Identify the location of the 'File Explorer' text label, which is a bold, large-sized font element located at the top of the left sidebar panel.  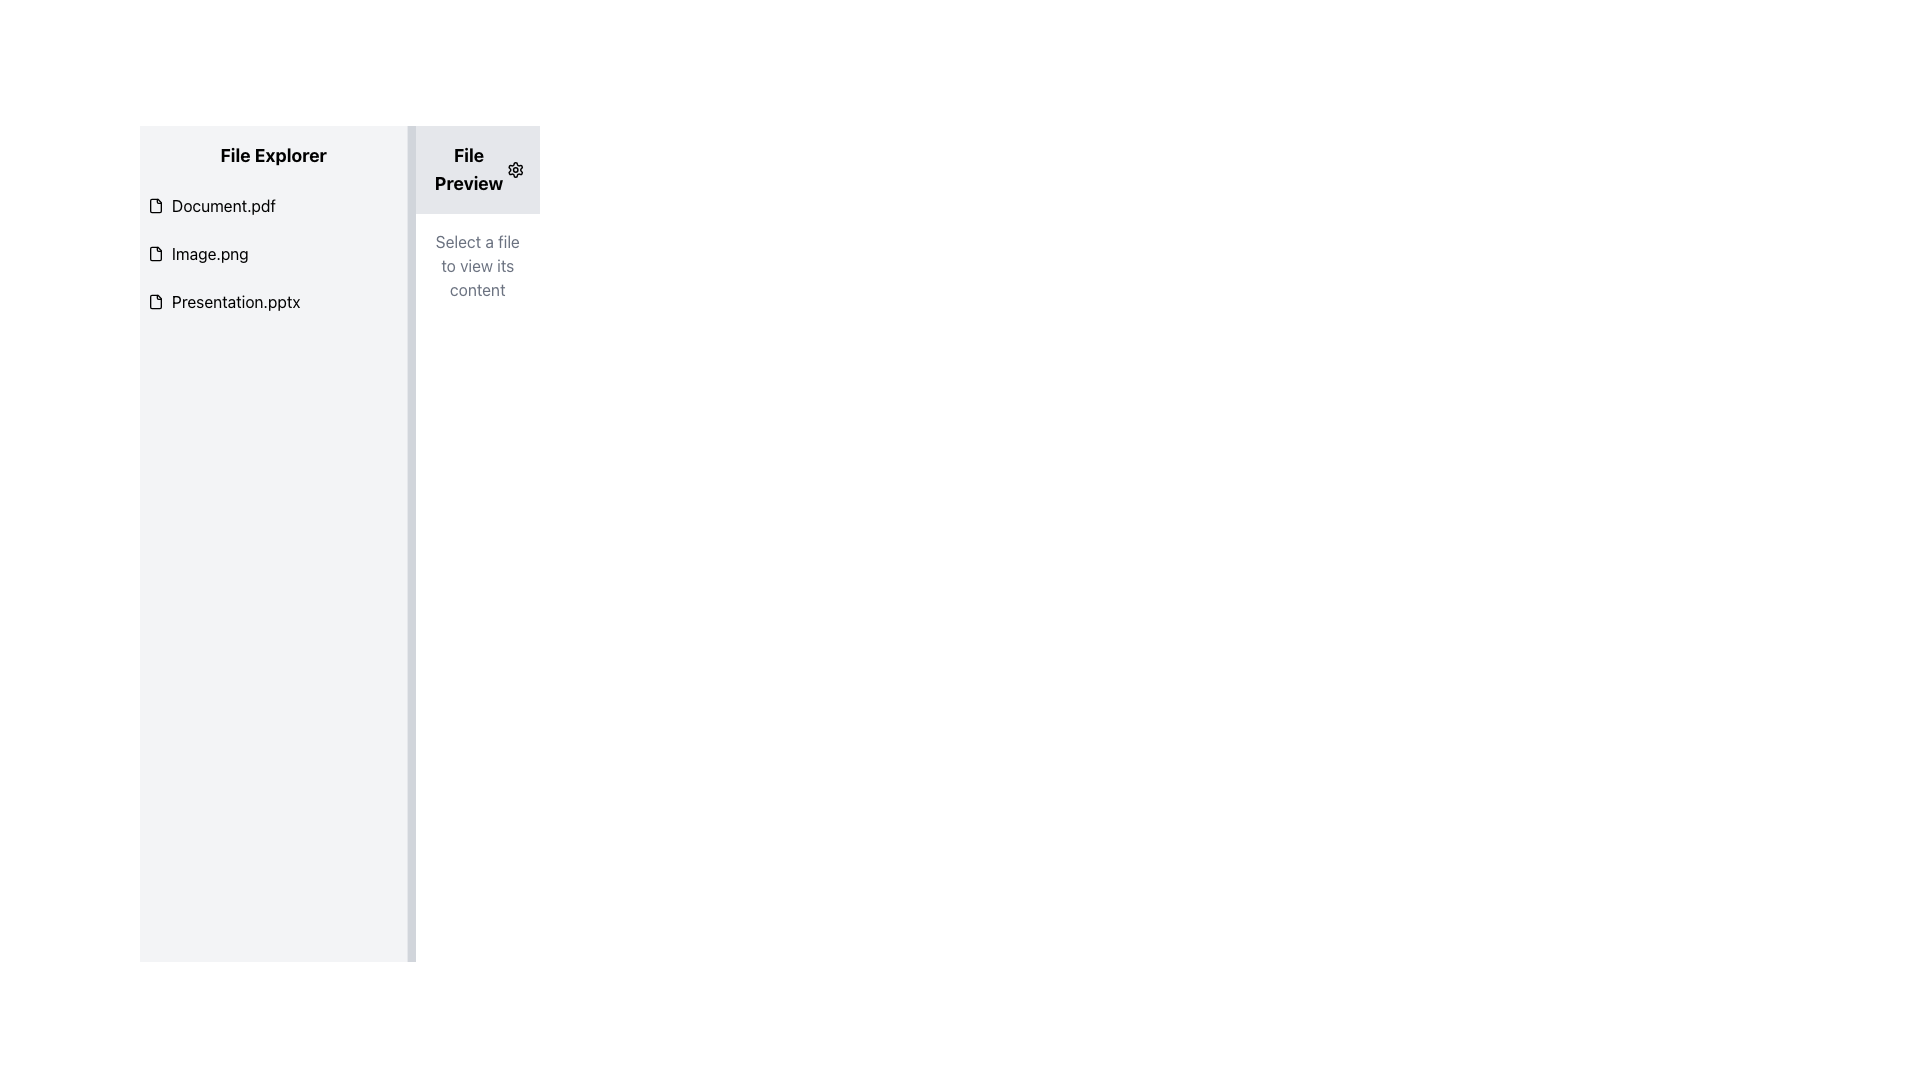
(272, 154).